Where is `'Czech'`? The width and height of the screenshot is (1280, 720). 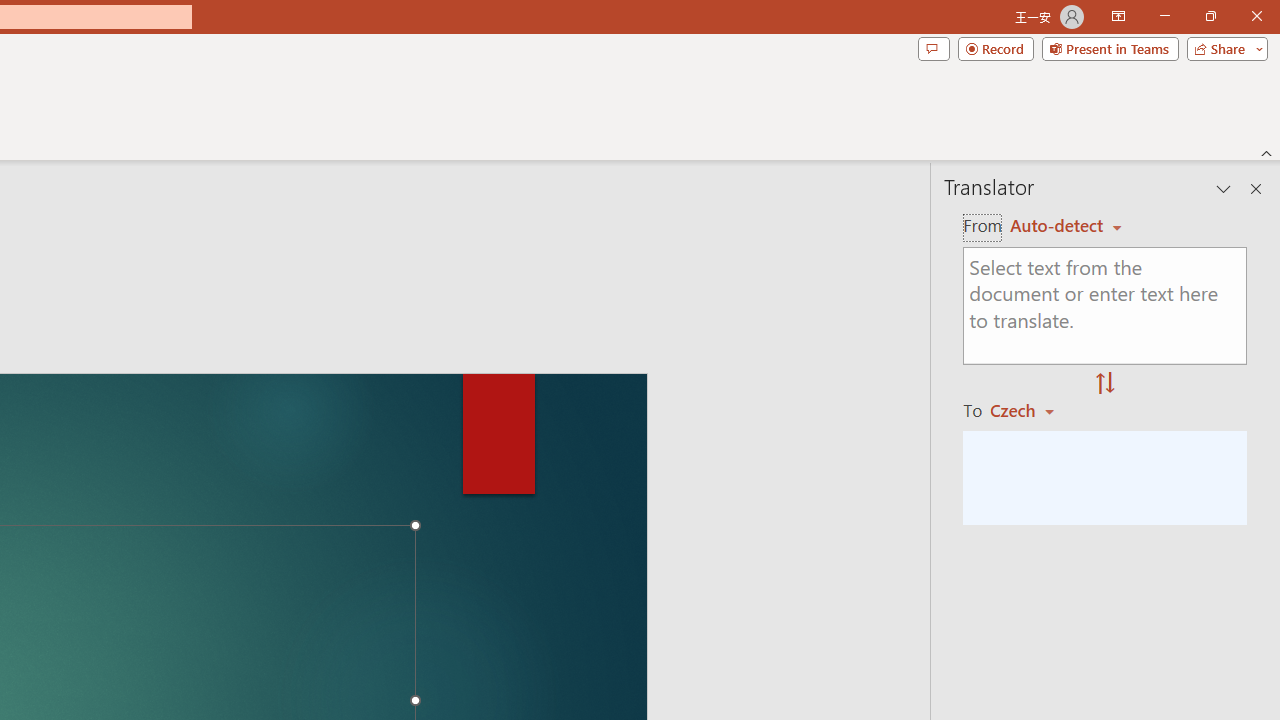
'Czech' is located at coordinates (1031, 409).